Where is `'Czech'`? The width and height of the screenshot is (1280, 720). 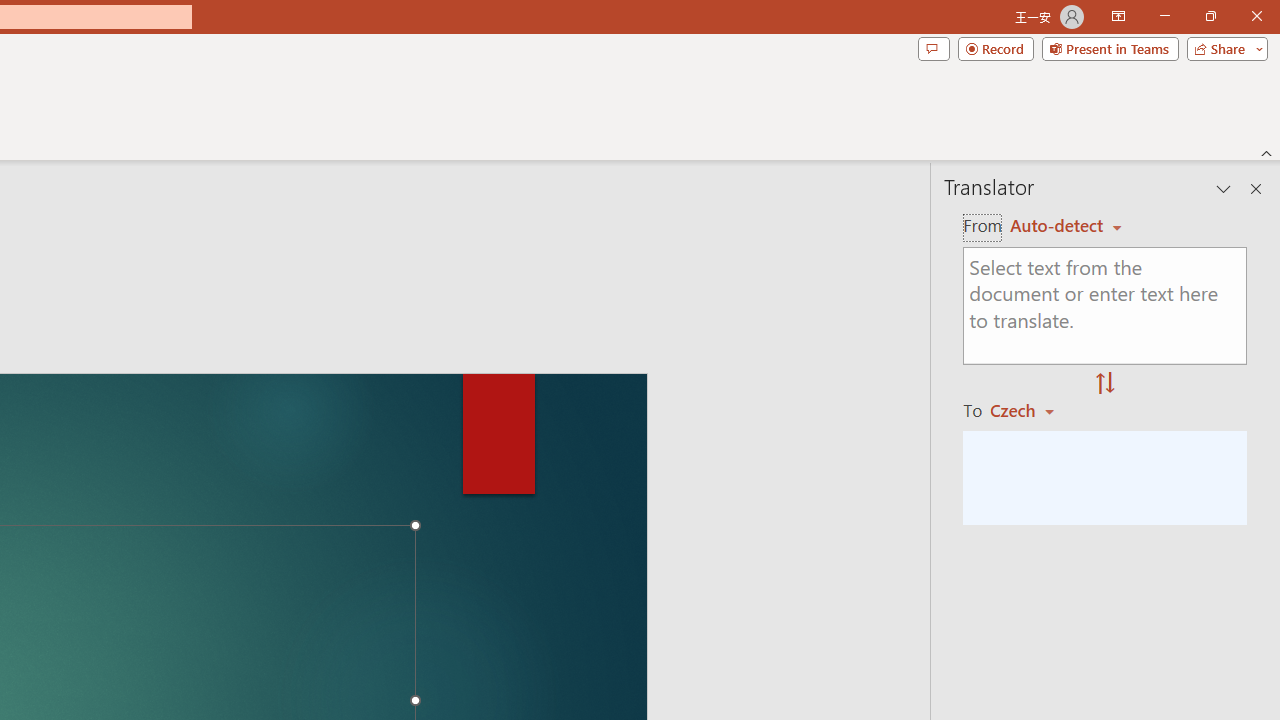
'Czech' is located at coordinates (1031, 409).